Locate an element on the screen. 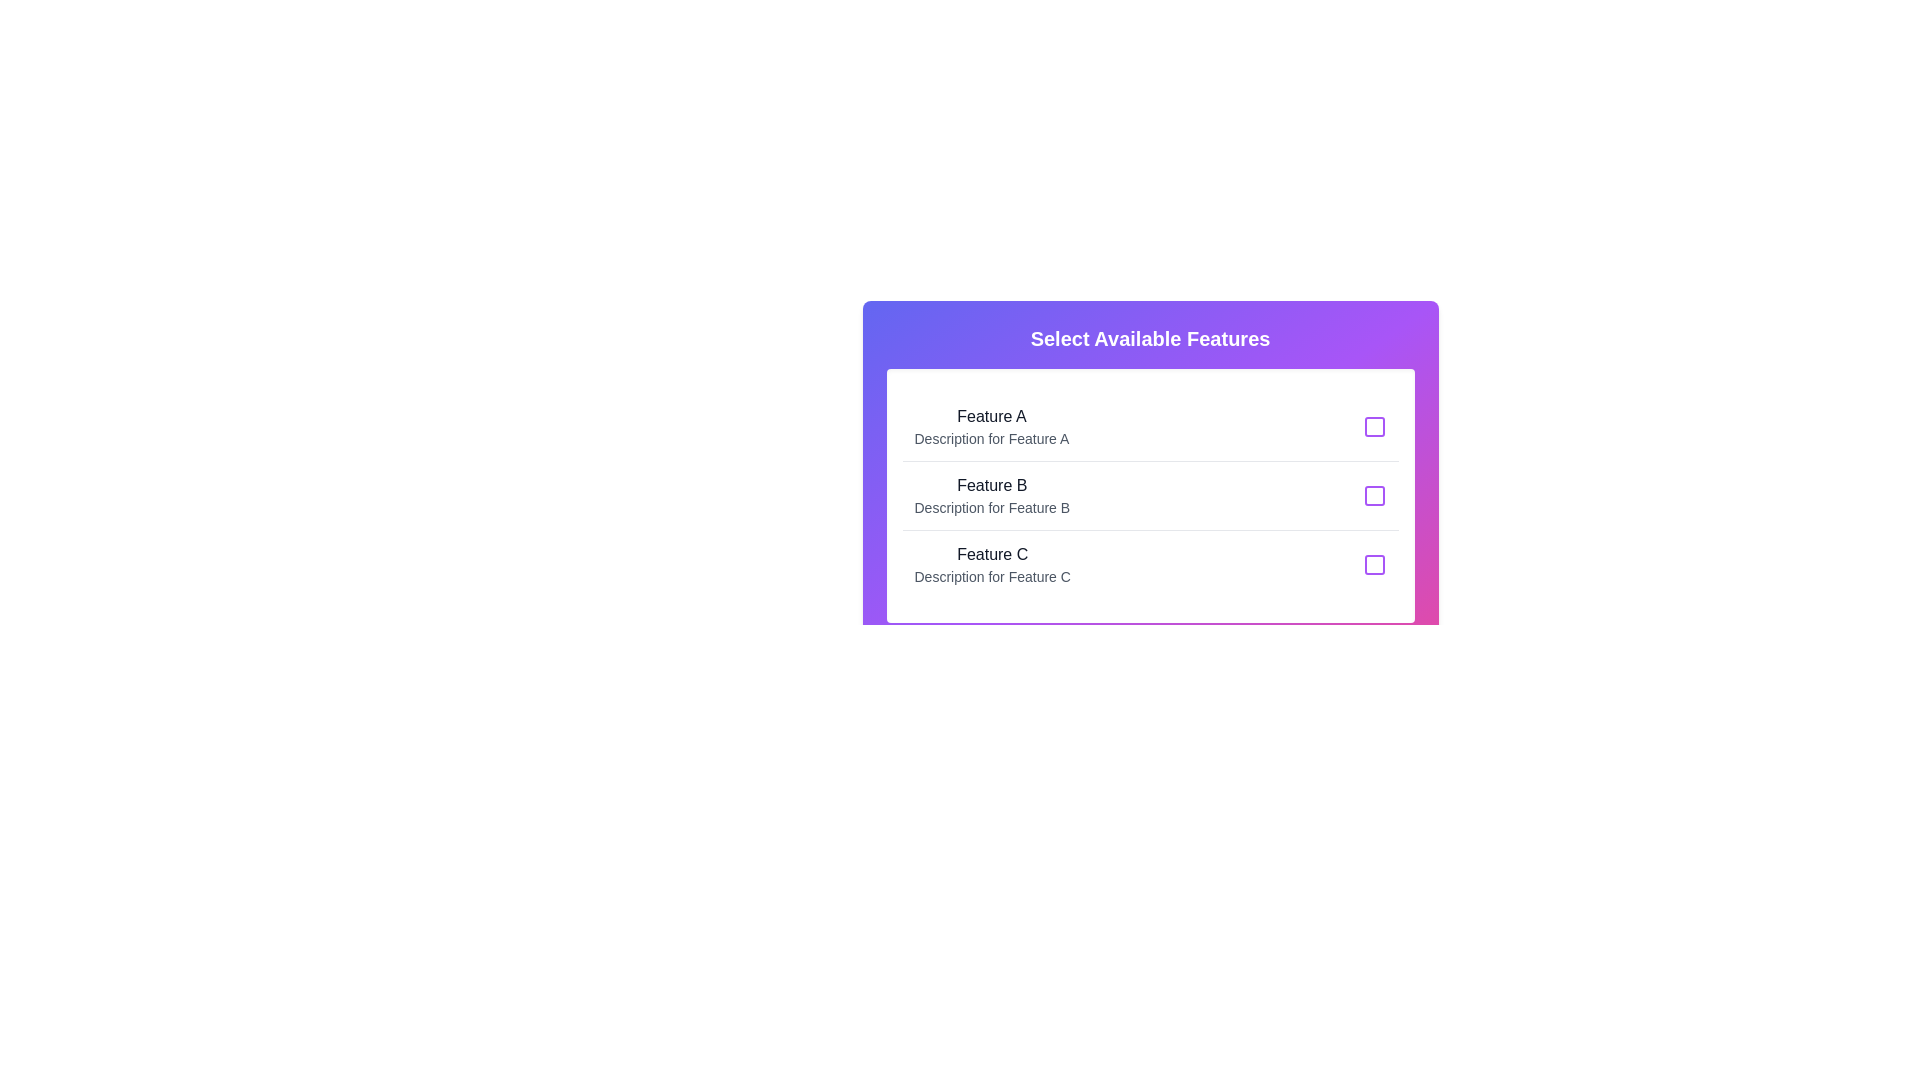 This screenshot has width=1920, height=1080. the interactive list entry for 'Feature B', which includes a checkbox on the right is located at coordinates (1150, 495).